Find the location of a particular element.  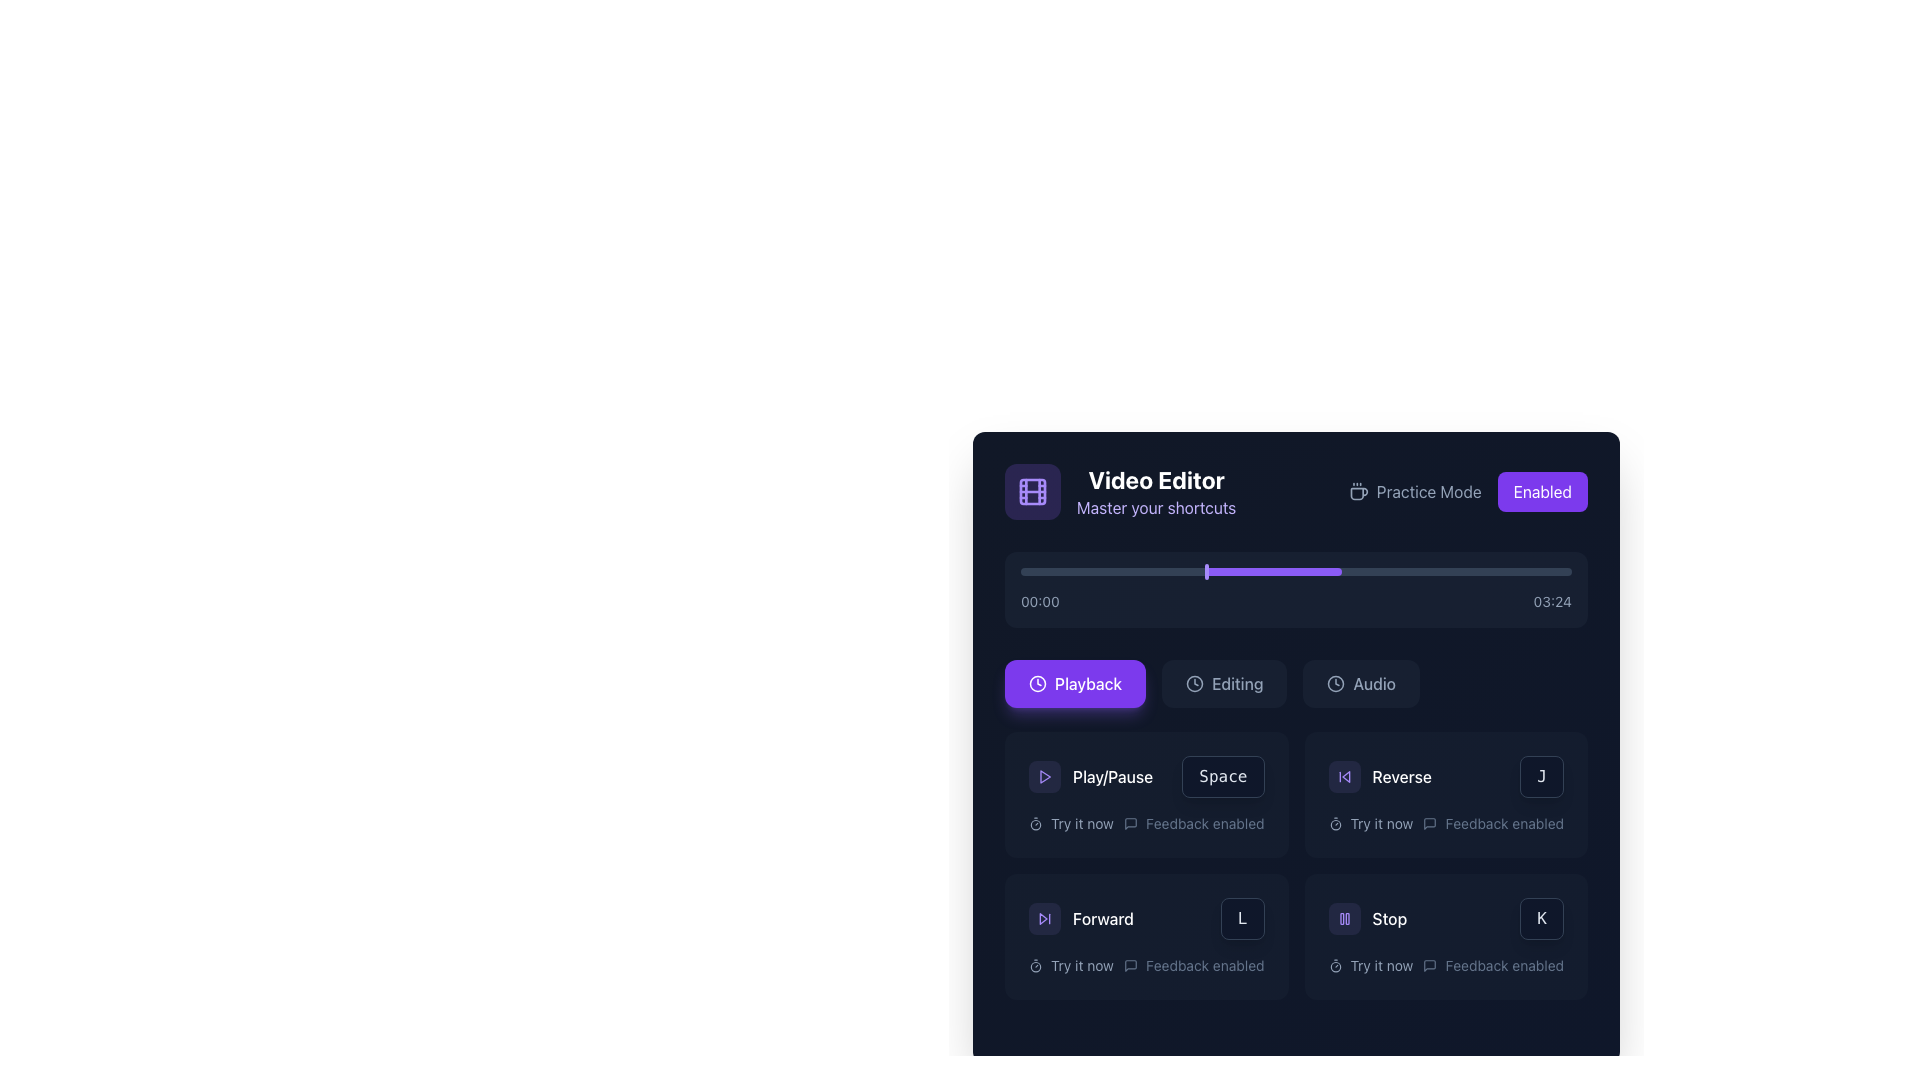

text label that displays 'Try it now' in a light-colored font on a dark background, positioned below the 'Forward' button is located at coordinates (1081, 964).